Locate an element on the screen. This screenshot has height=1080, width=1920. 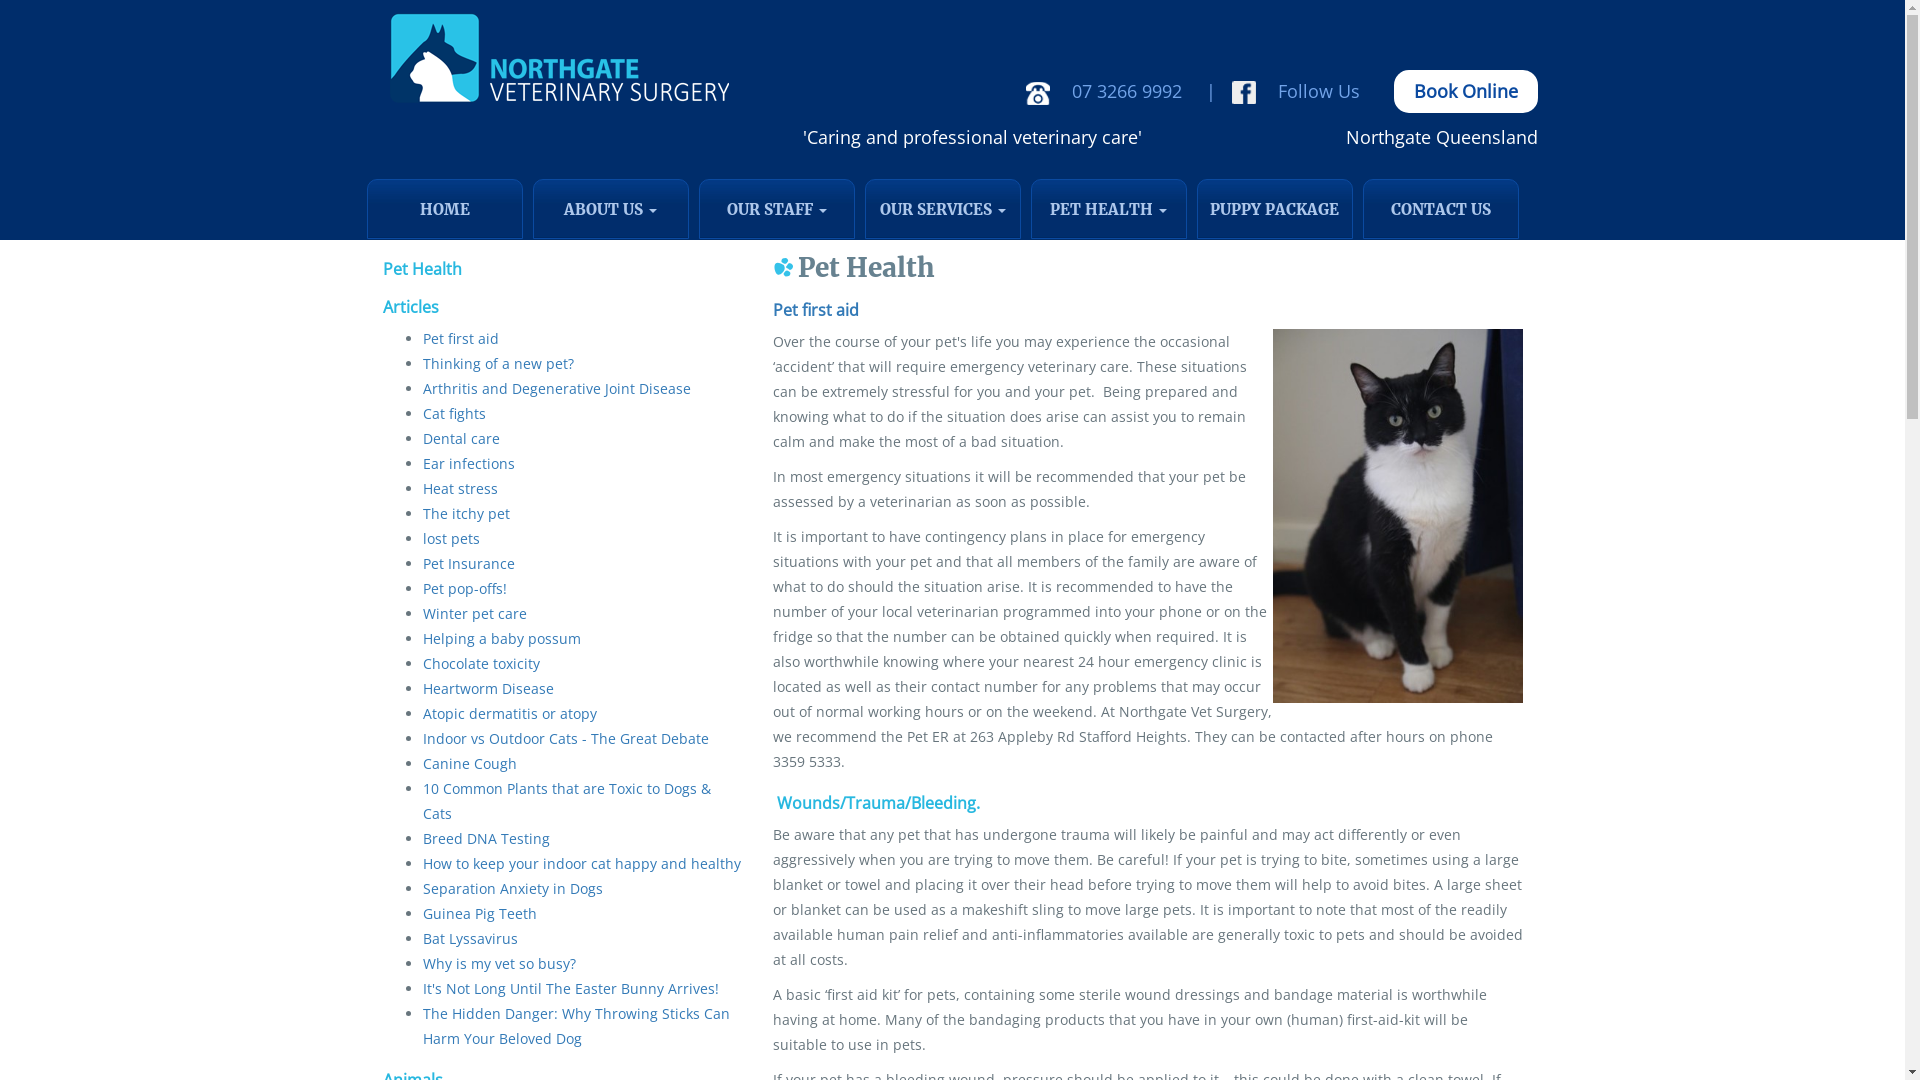
'The itchy pet' is located at coordinates (421, 512).